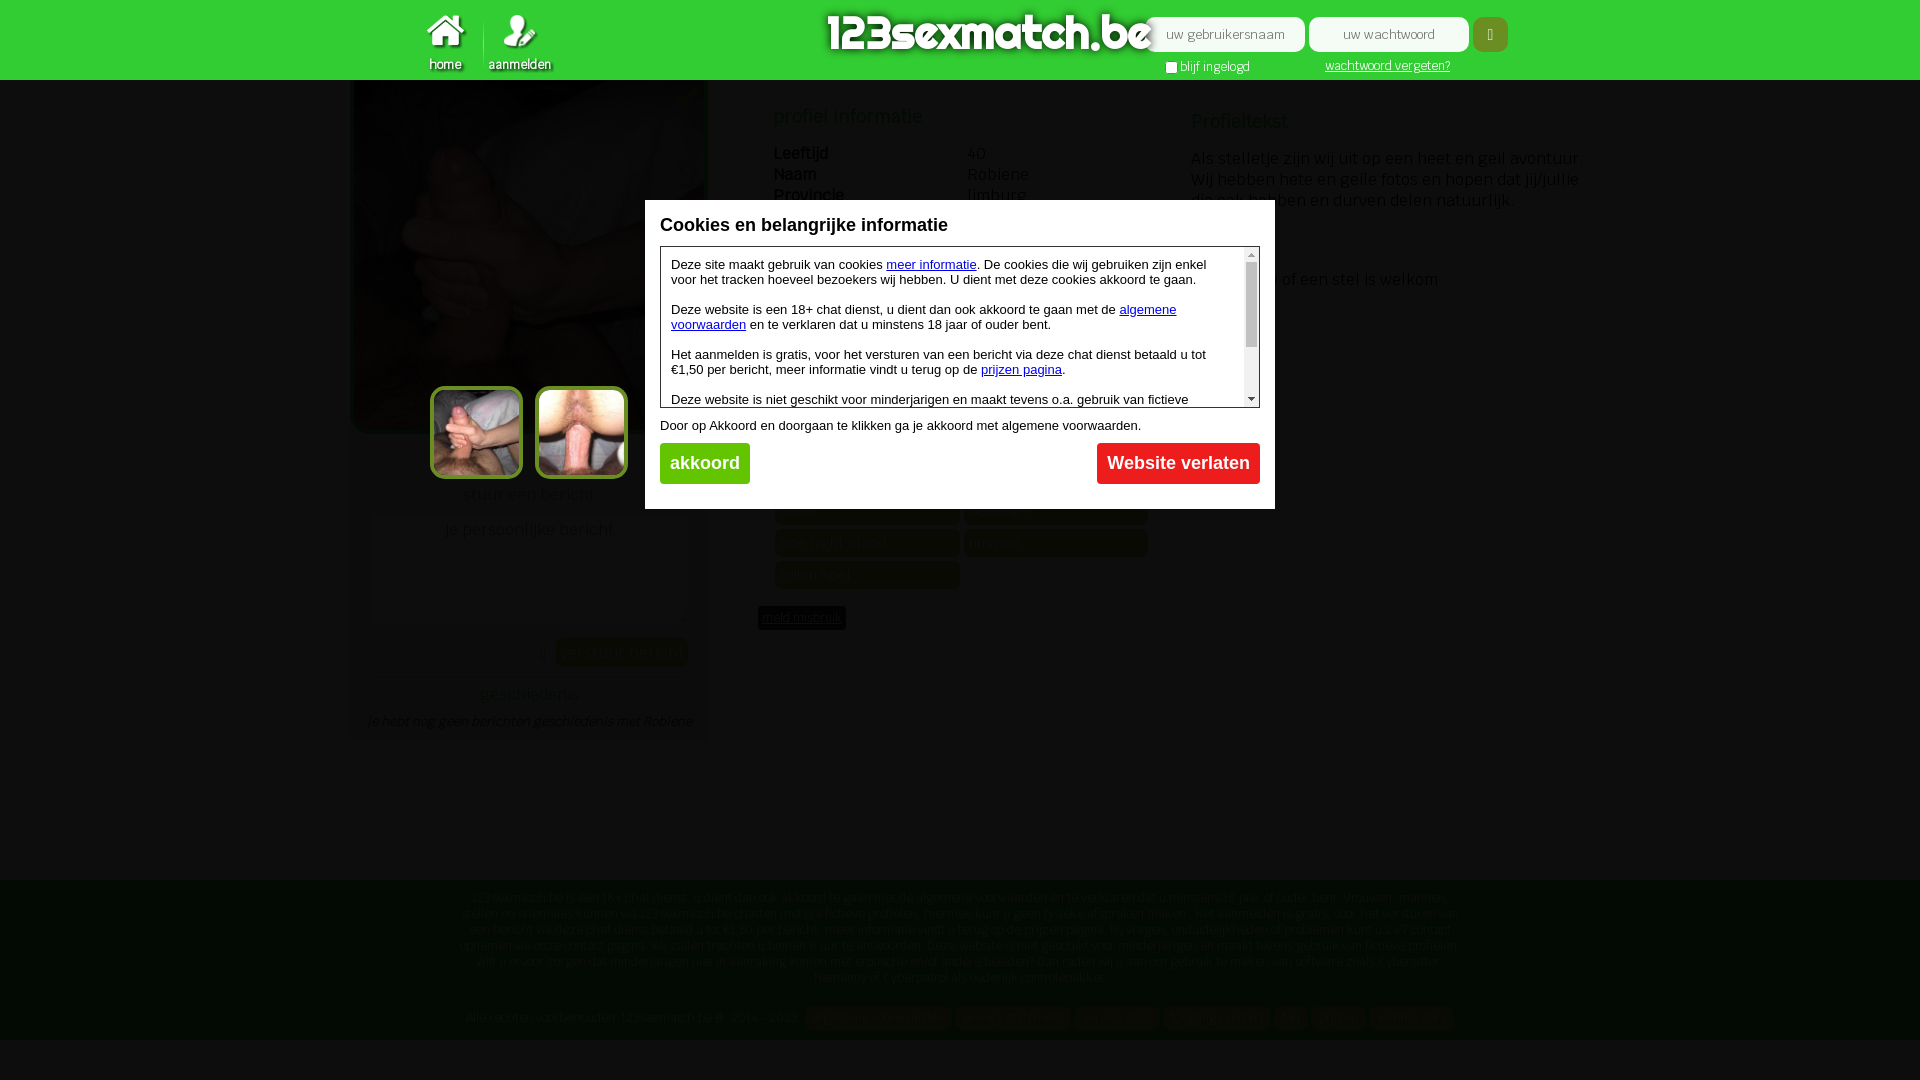 This screenshot has height=1080, width=1920. Describe the element at coordinates (953, 1018) in the screenshot. I see `'privacy statement'` at that location.